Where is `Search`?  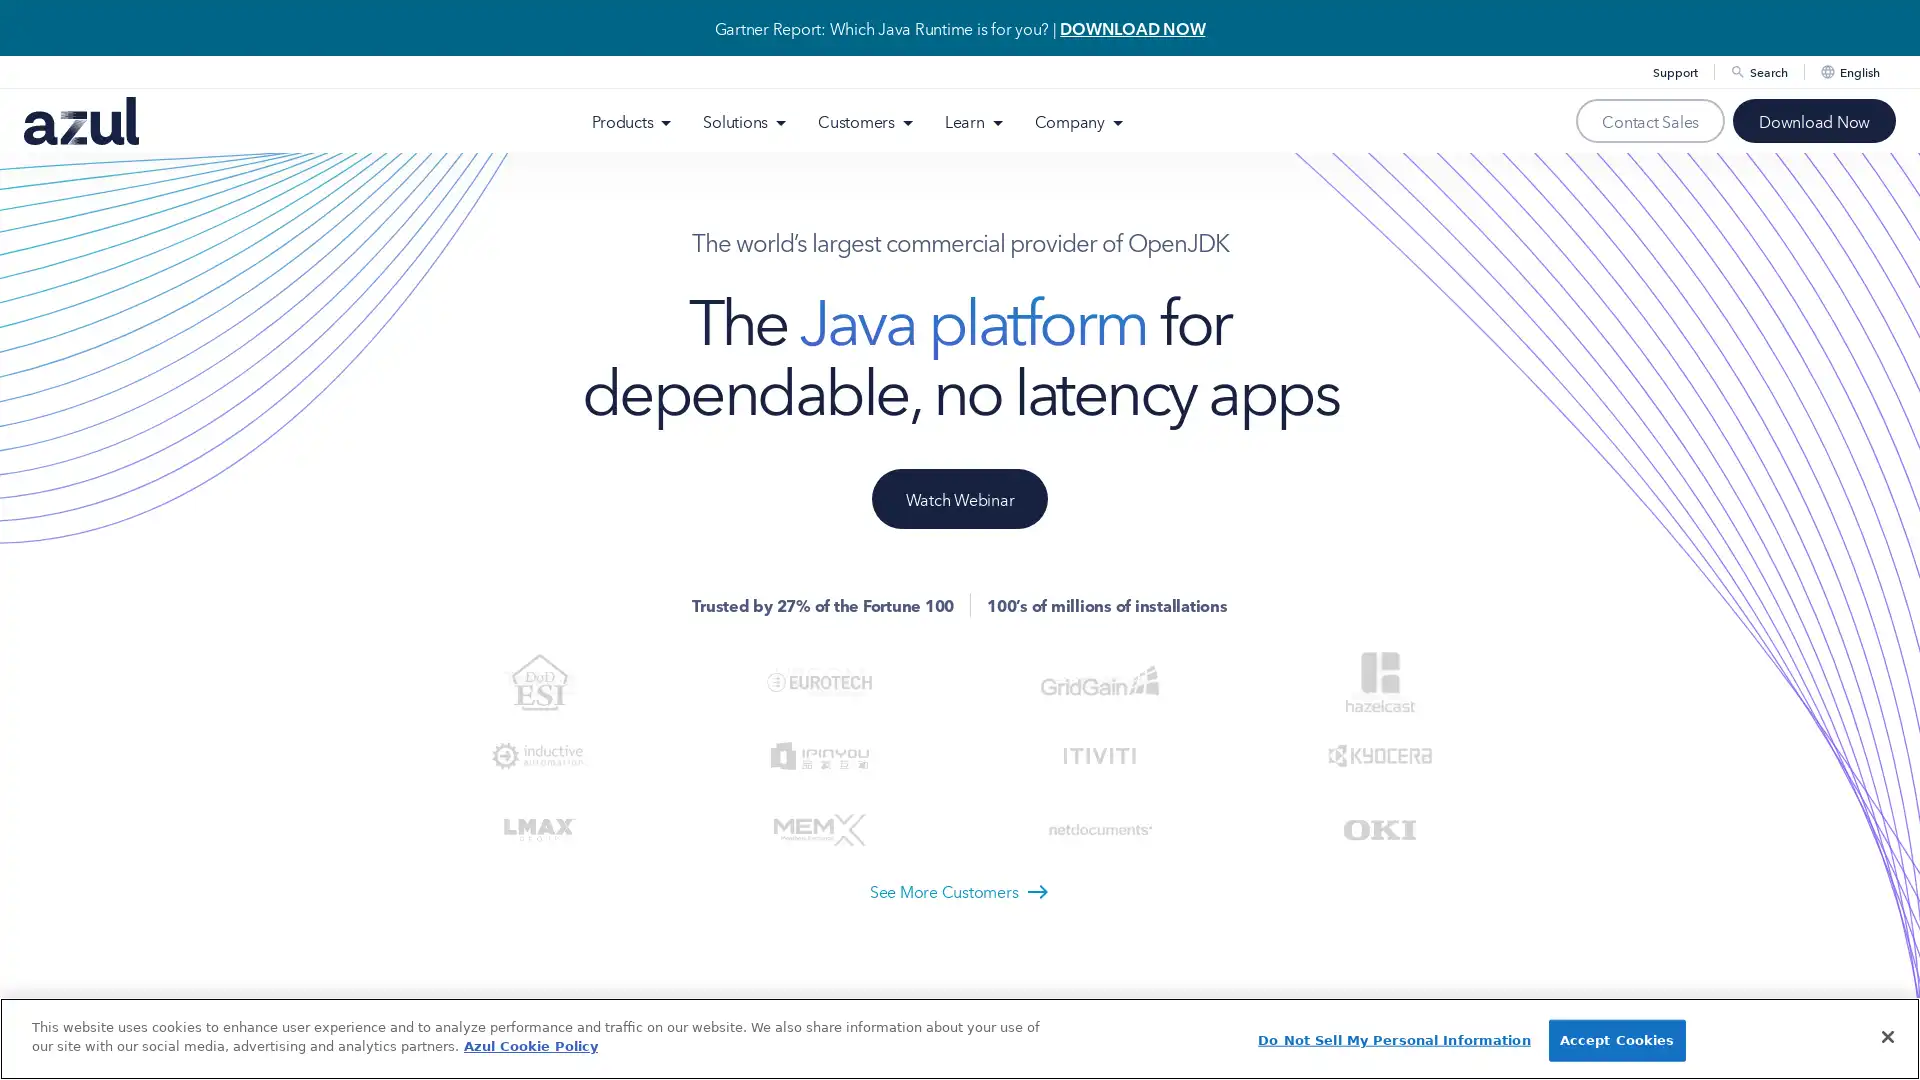 Search is located at coordinates (1779, 115).